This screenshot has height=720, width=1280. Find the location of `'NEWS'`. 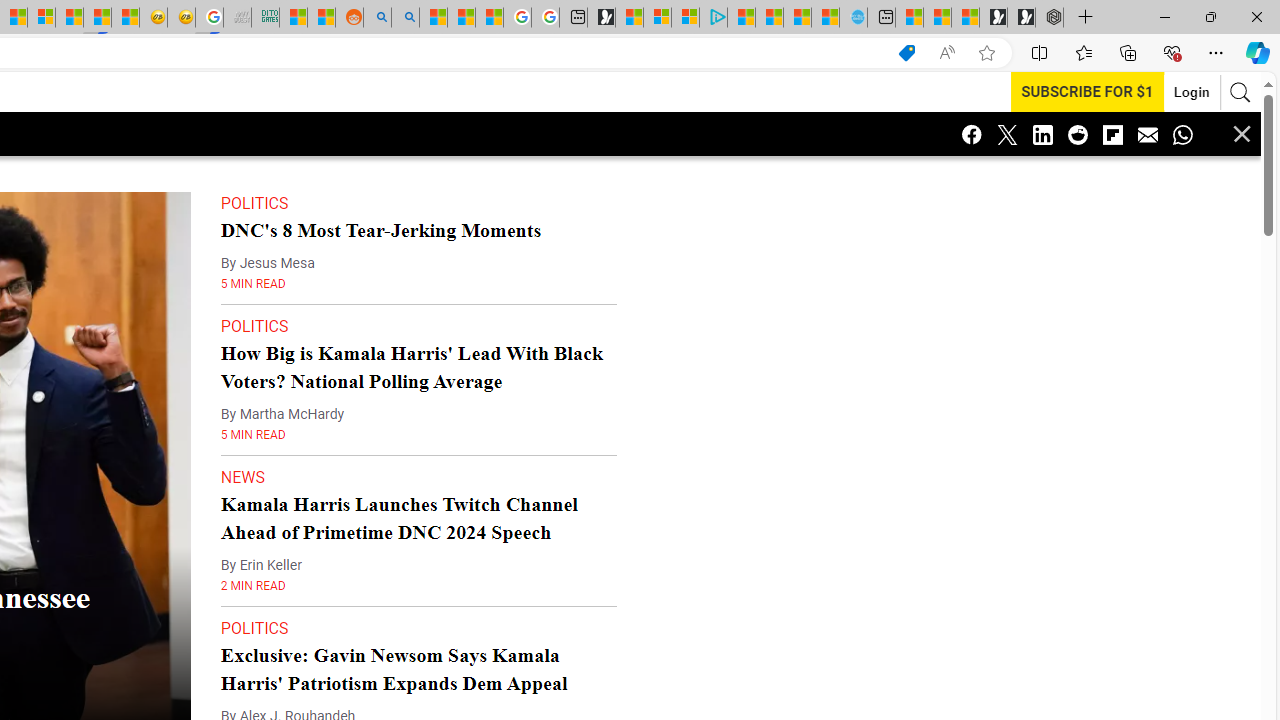

'NEWS' is located at coordinates (242, 477).